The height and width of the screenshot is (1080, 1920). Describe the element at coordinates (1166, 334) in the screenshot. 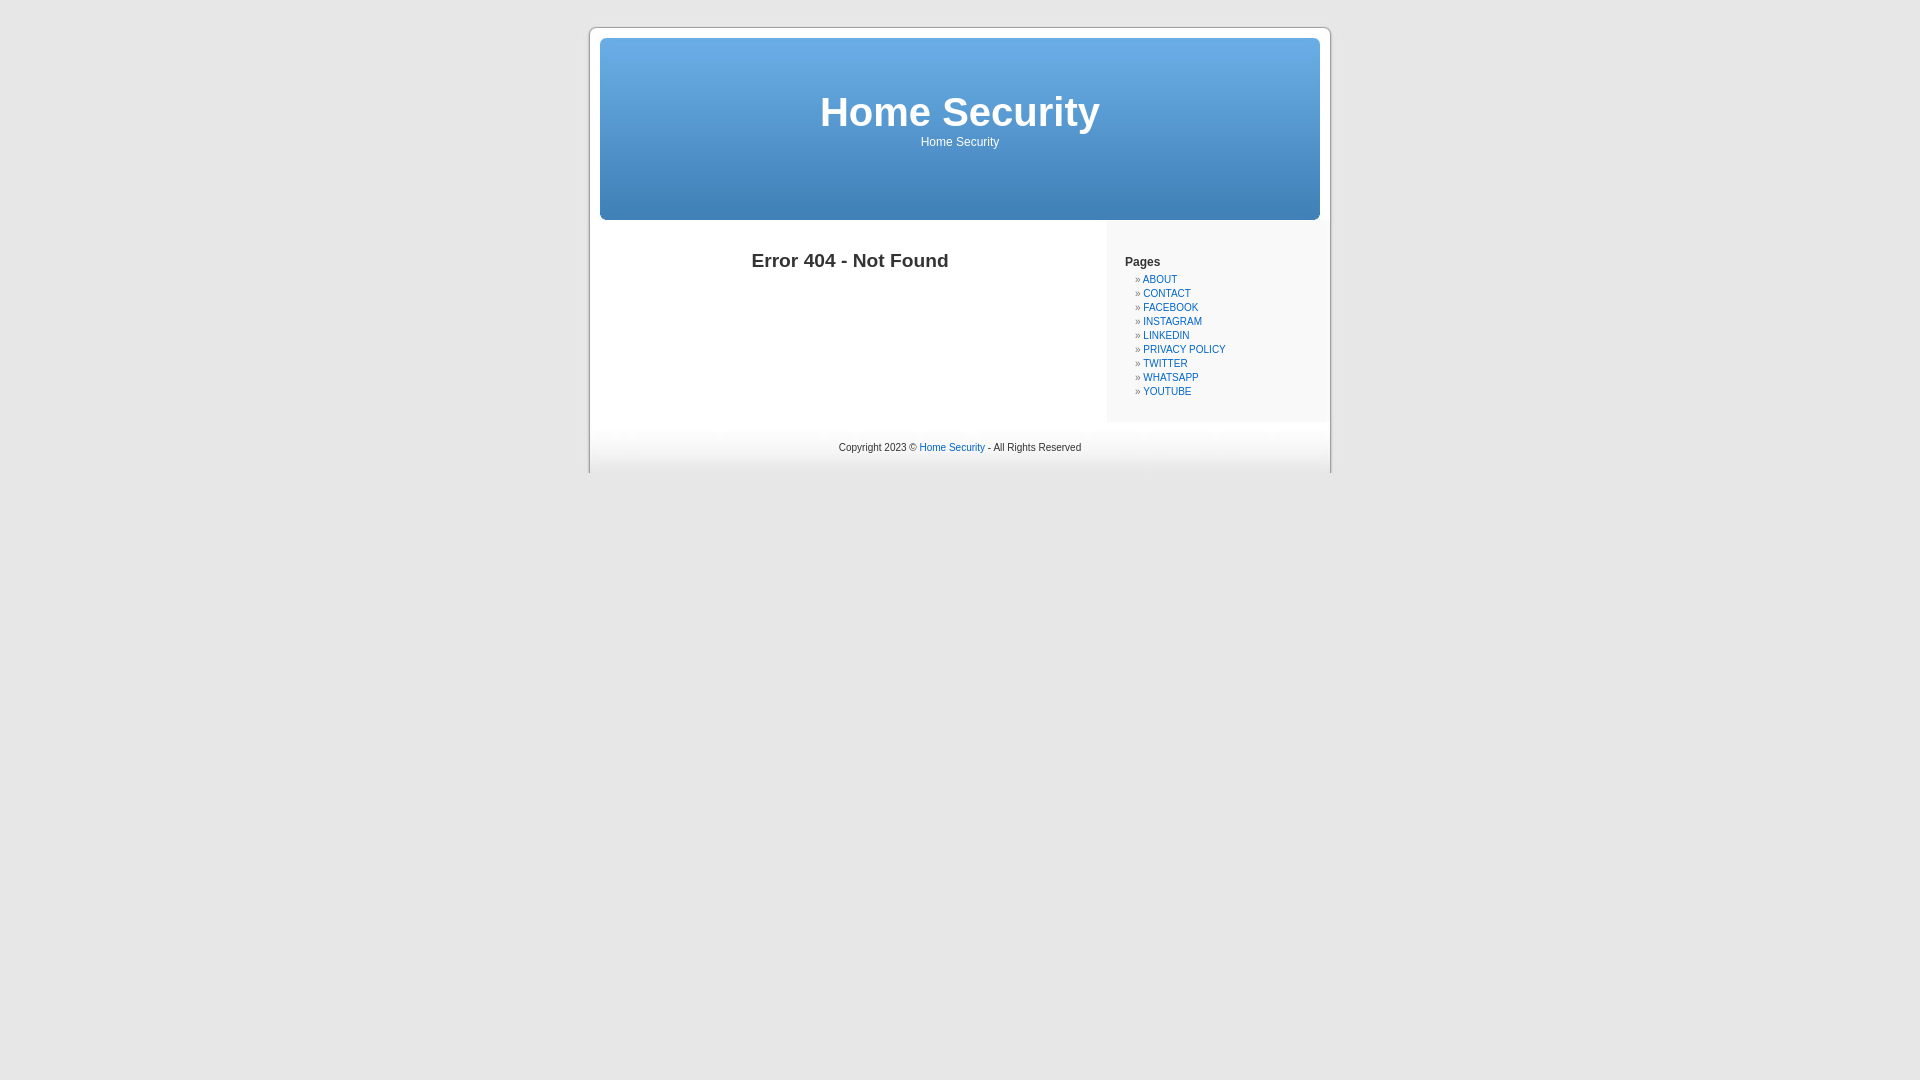

I see `'LINKEDIN'` at that location.